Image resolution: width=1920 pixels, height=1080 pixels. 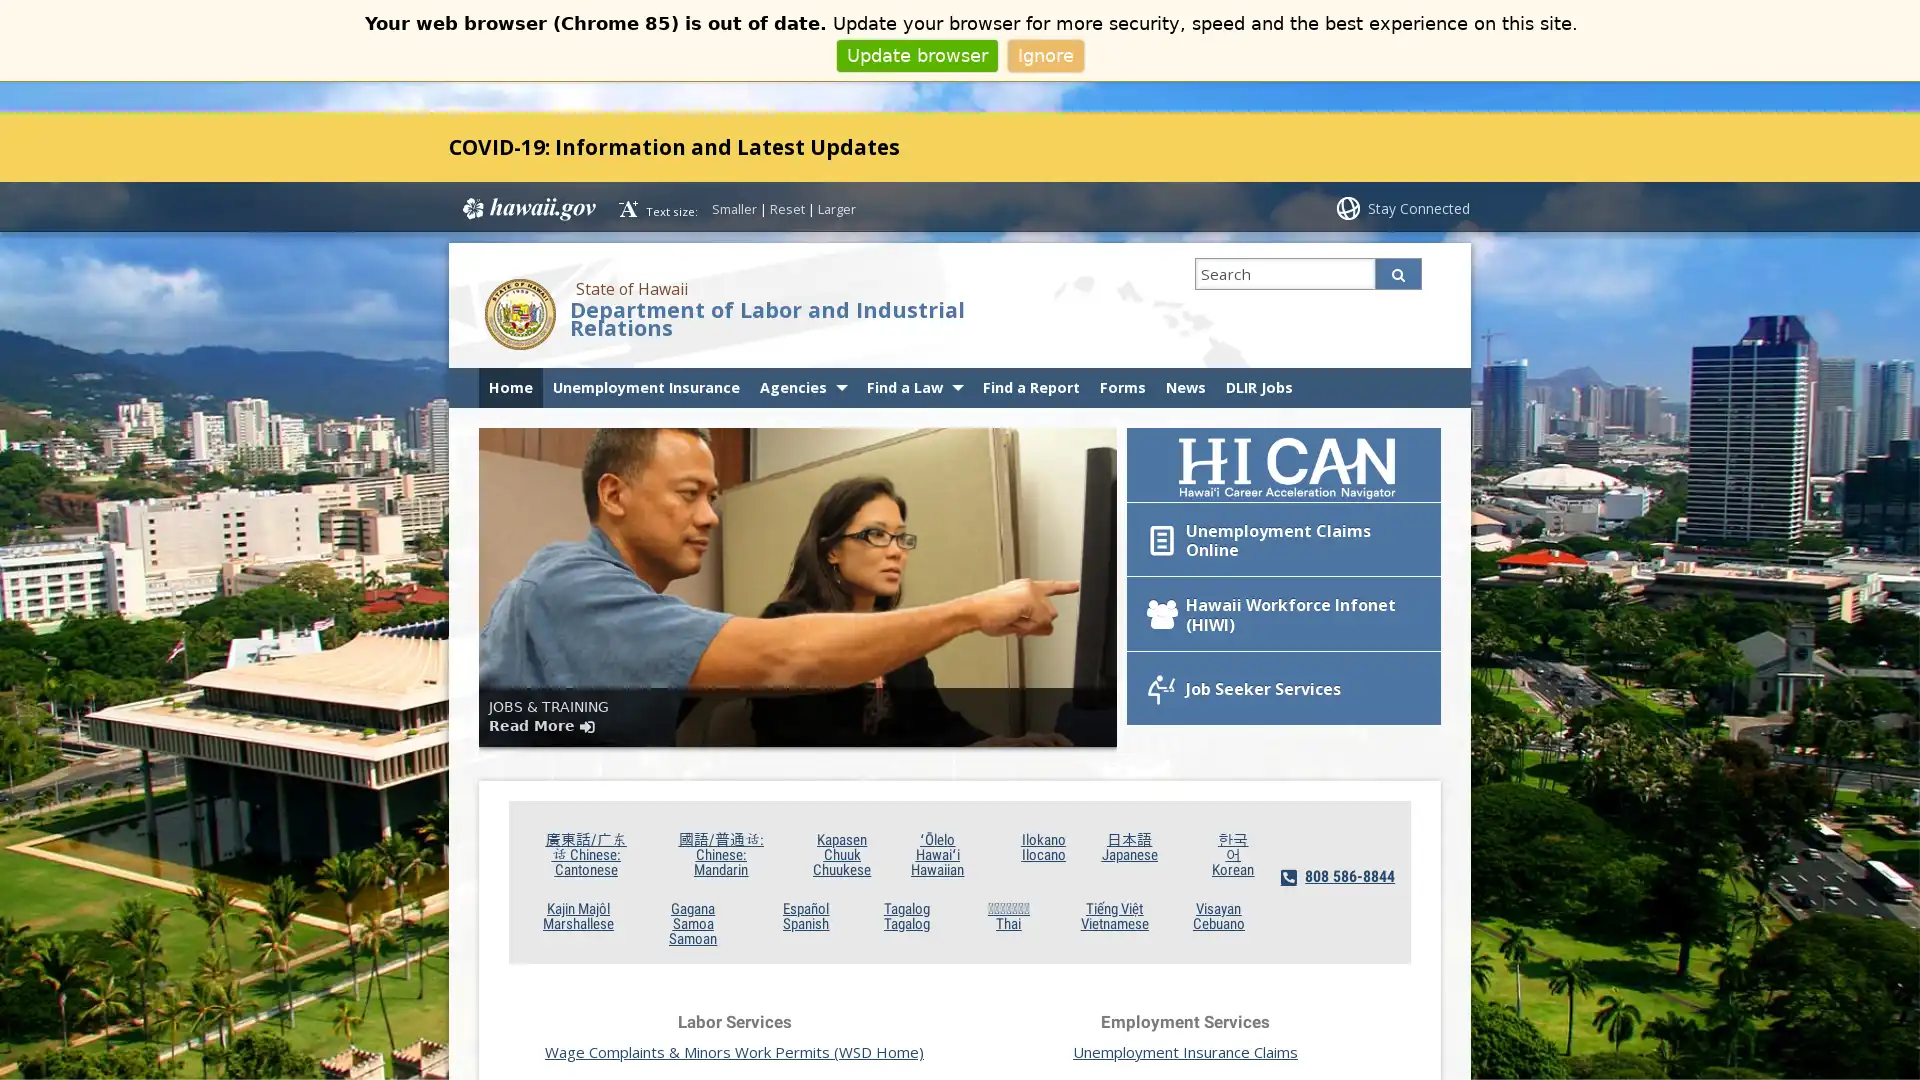 I want to click on Ilokano Ilocano, so click(x=1041, y=855).